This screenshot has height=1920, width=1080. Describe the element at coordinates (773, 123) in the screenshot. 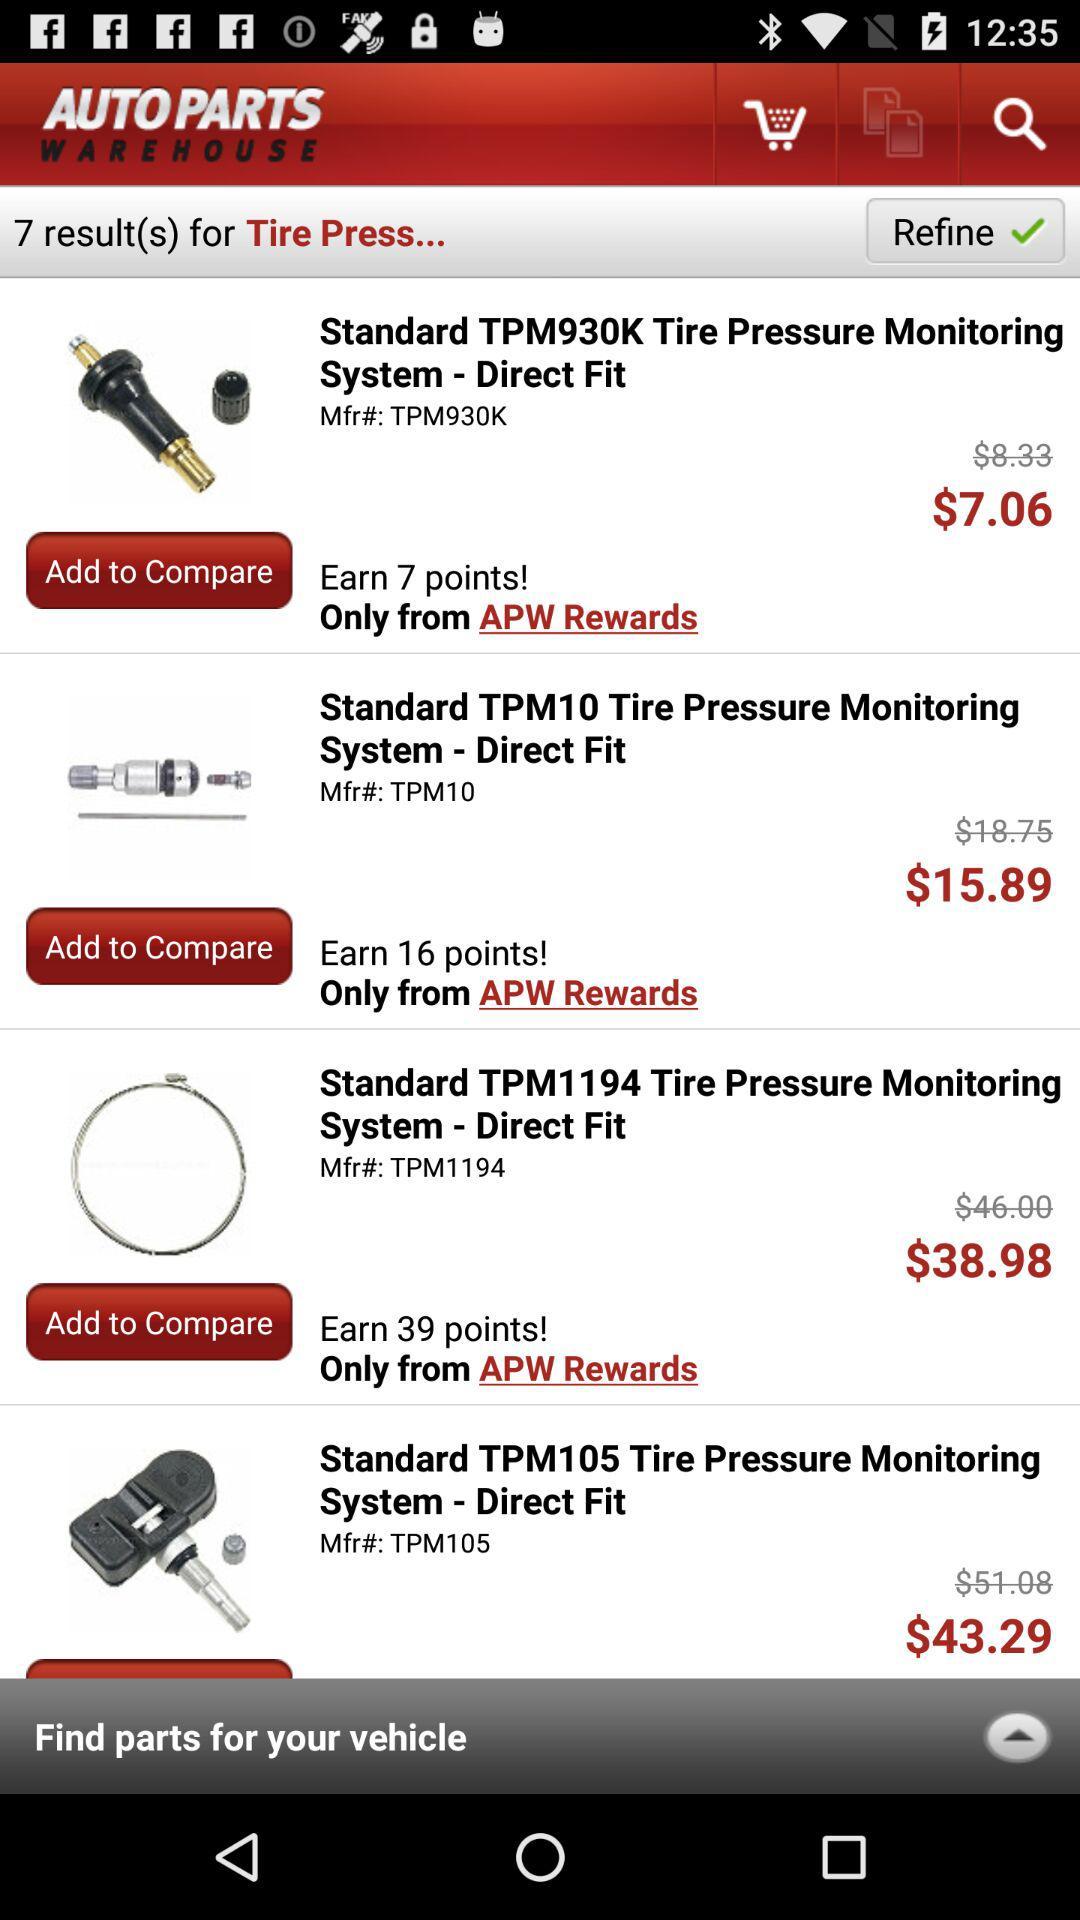

I see `move to right of autoparts` at that location.